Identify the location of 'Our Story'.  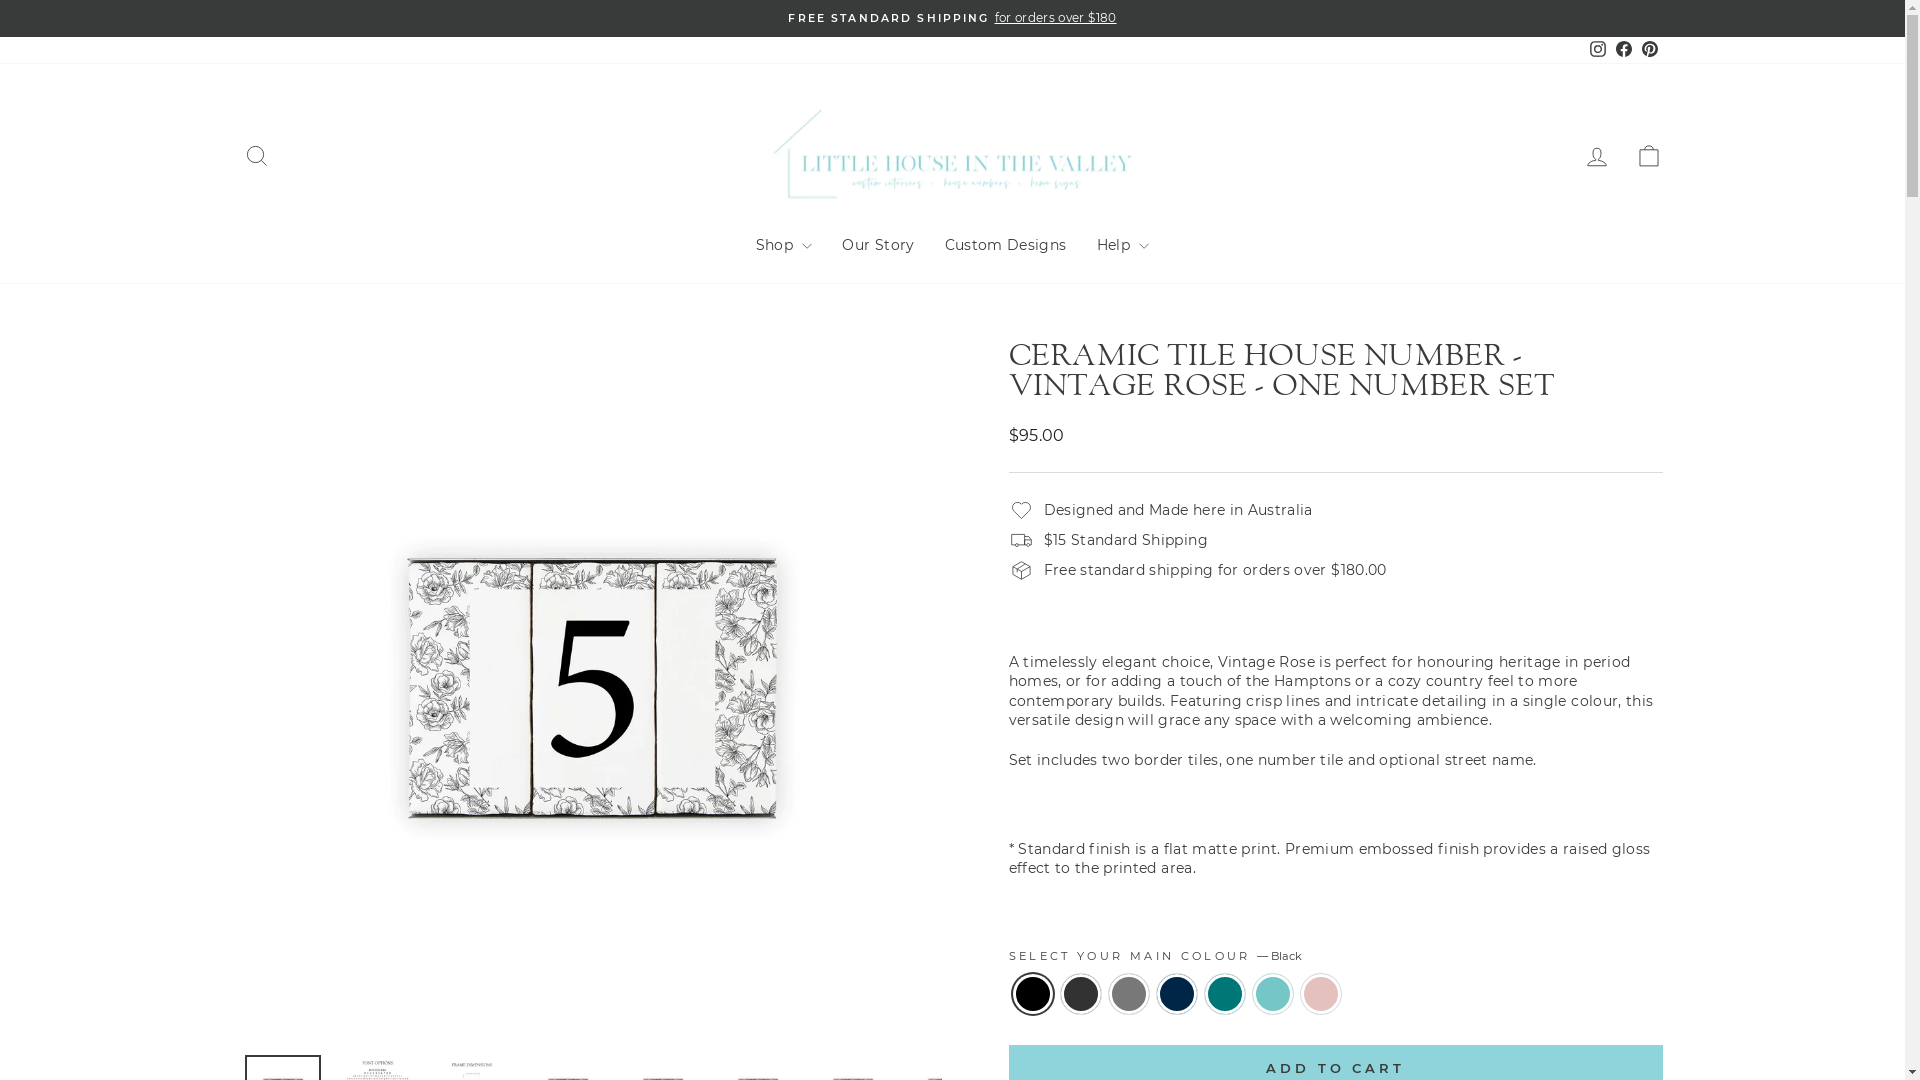
(878, 245).